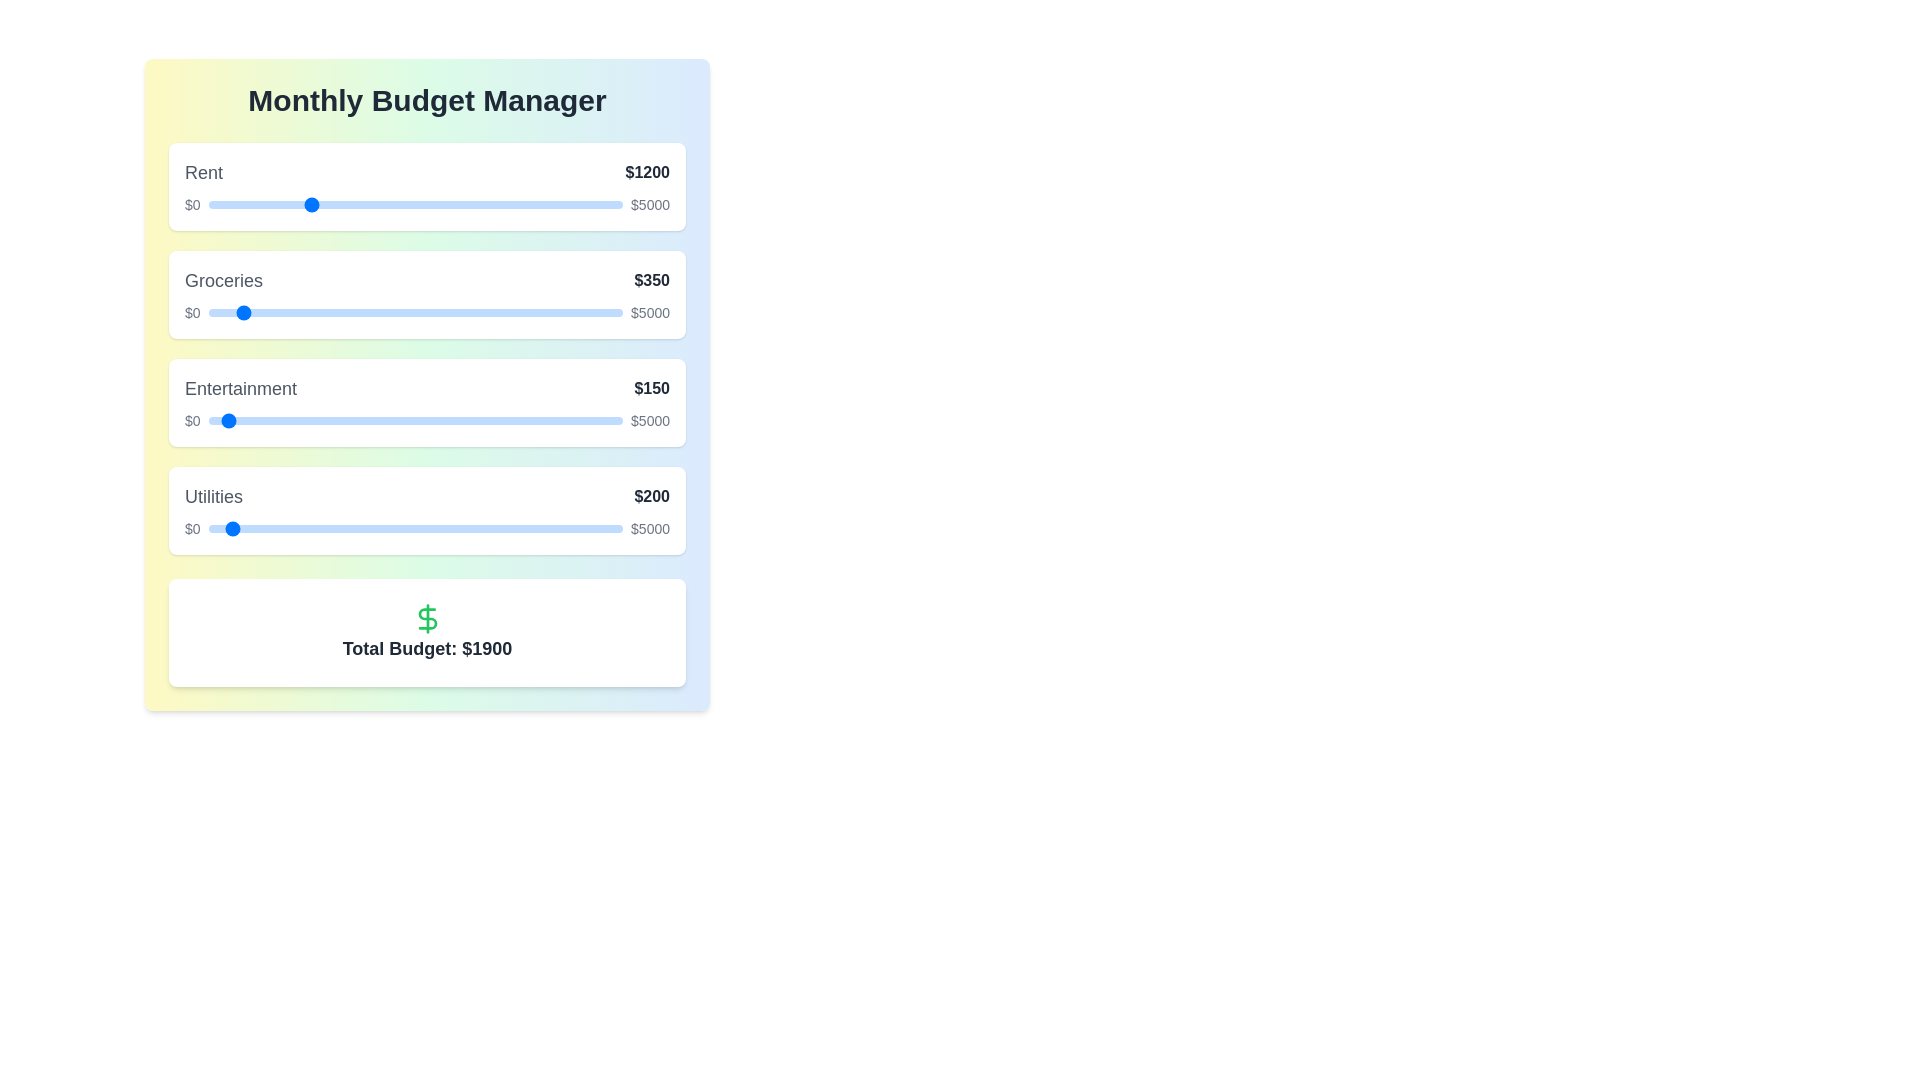 The width and height of the screenshot is (1920, 1080). Describe the element at coordinates (223, 204) in the screenshot. I see `rent budget` at that location.